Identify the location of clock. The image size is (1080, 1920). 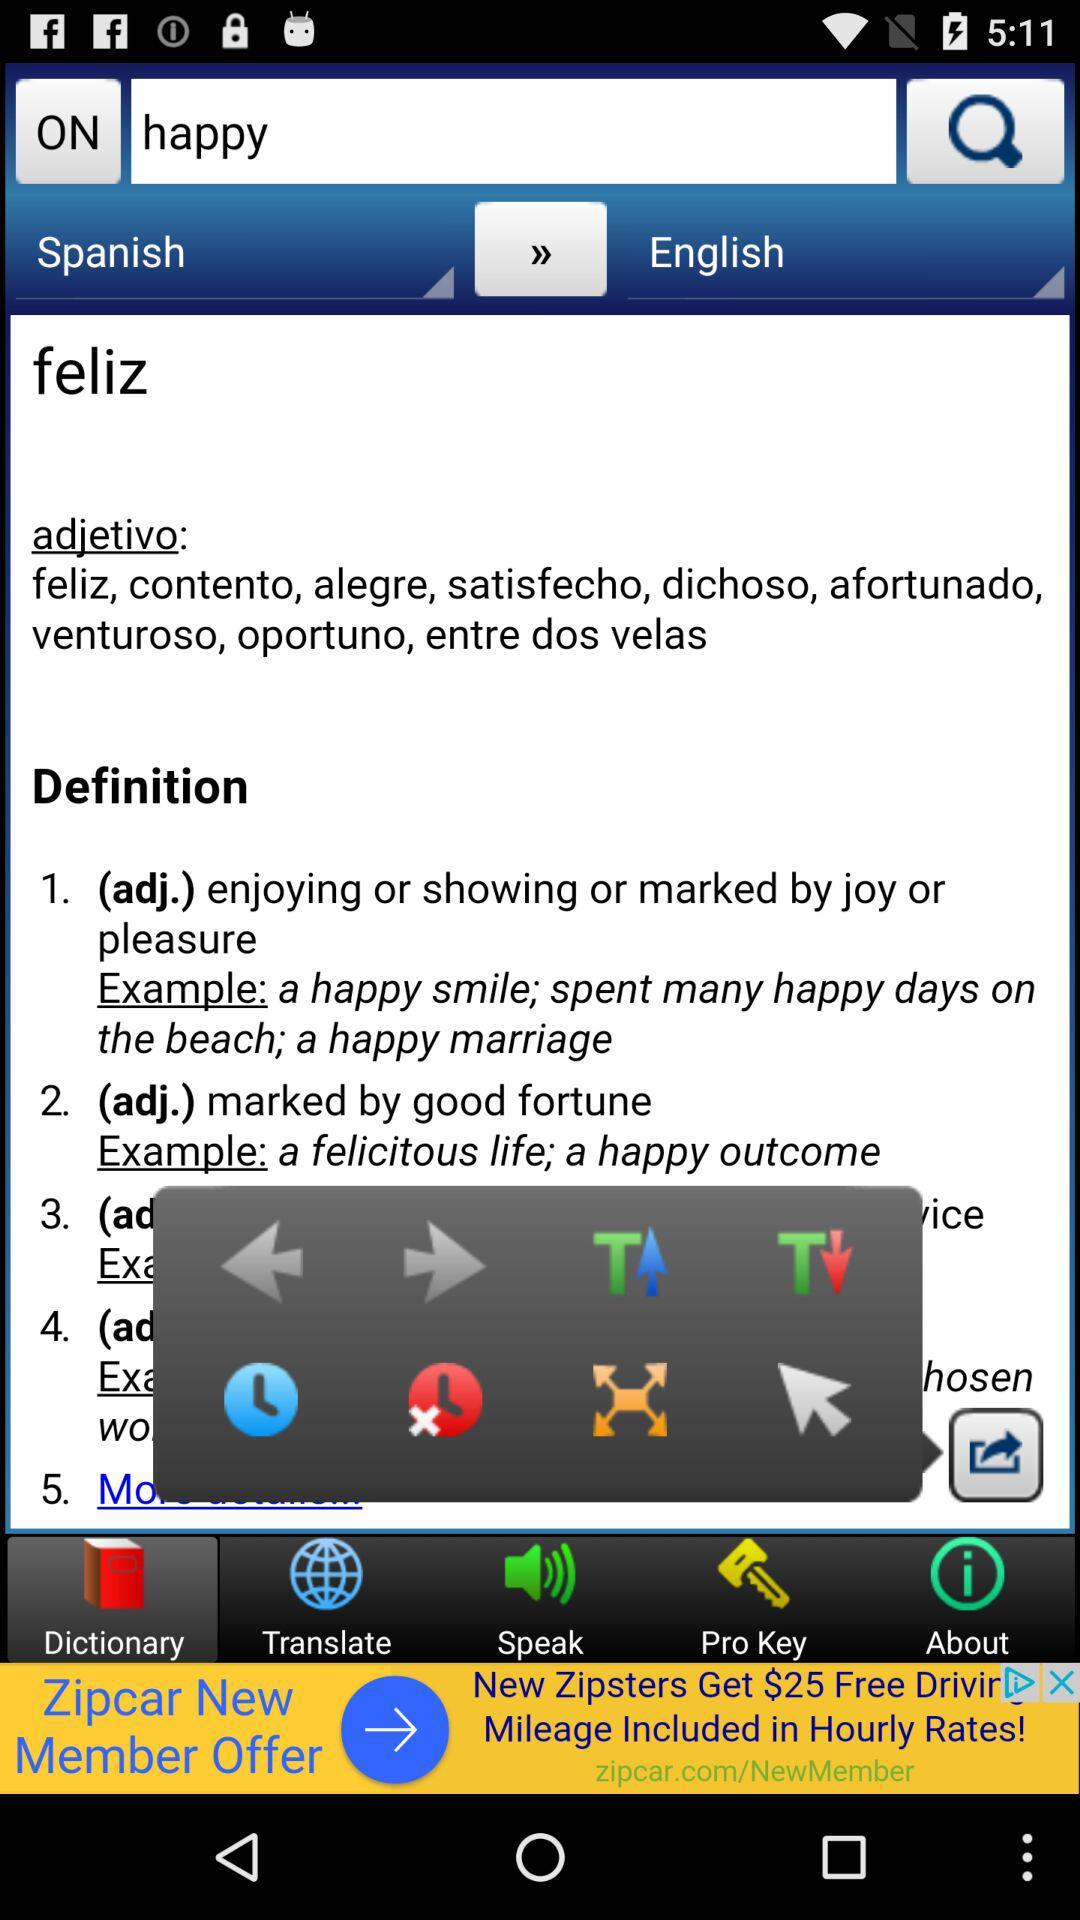
(260, 1414).